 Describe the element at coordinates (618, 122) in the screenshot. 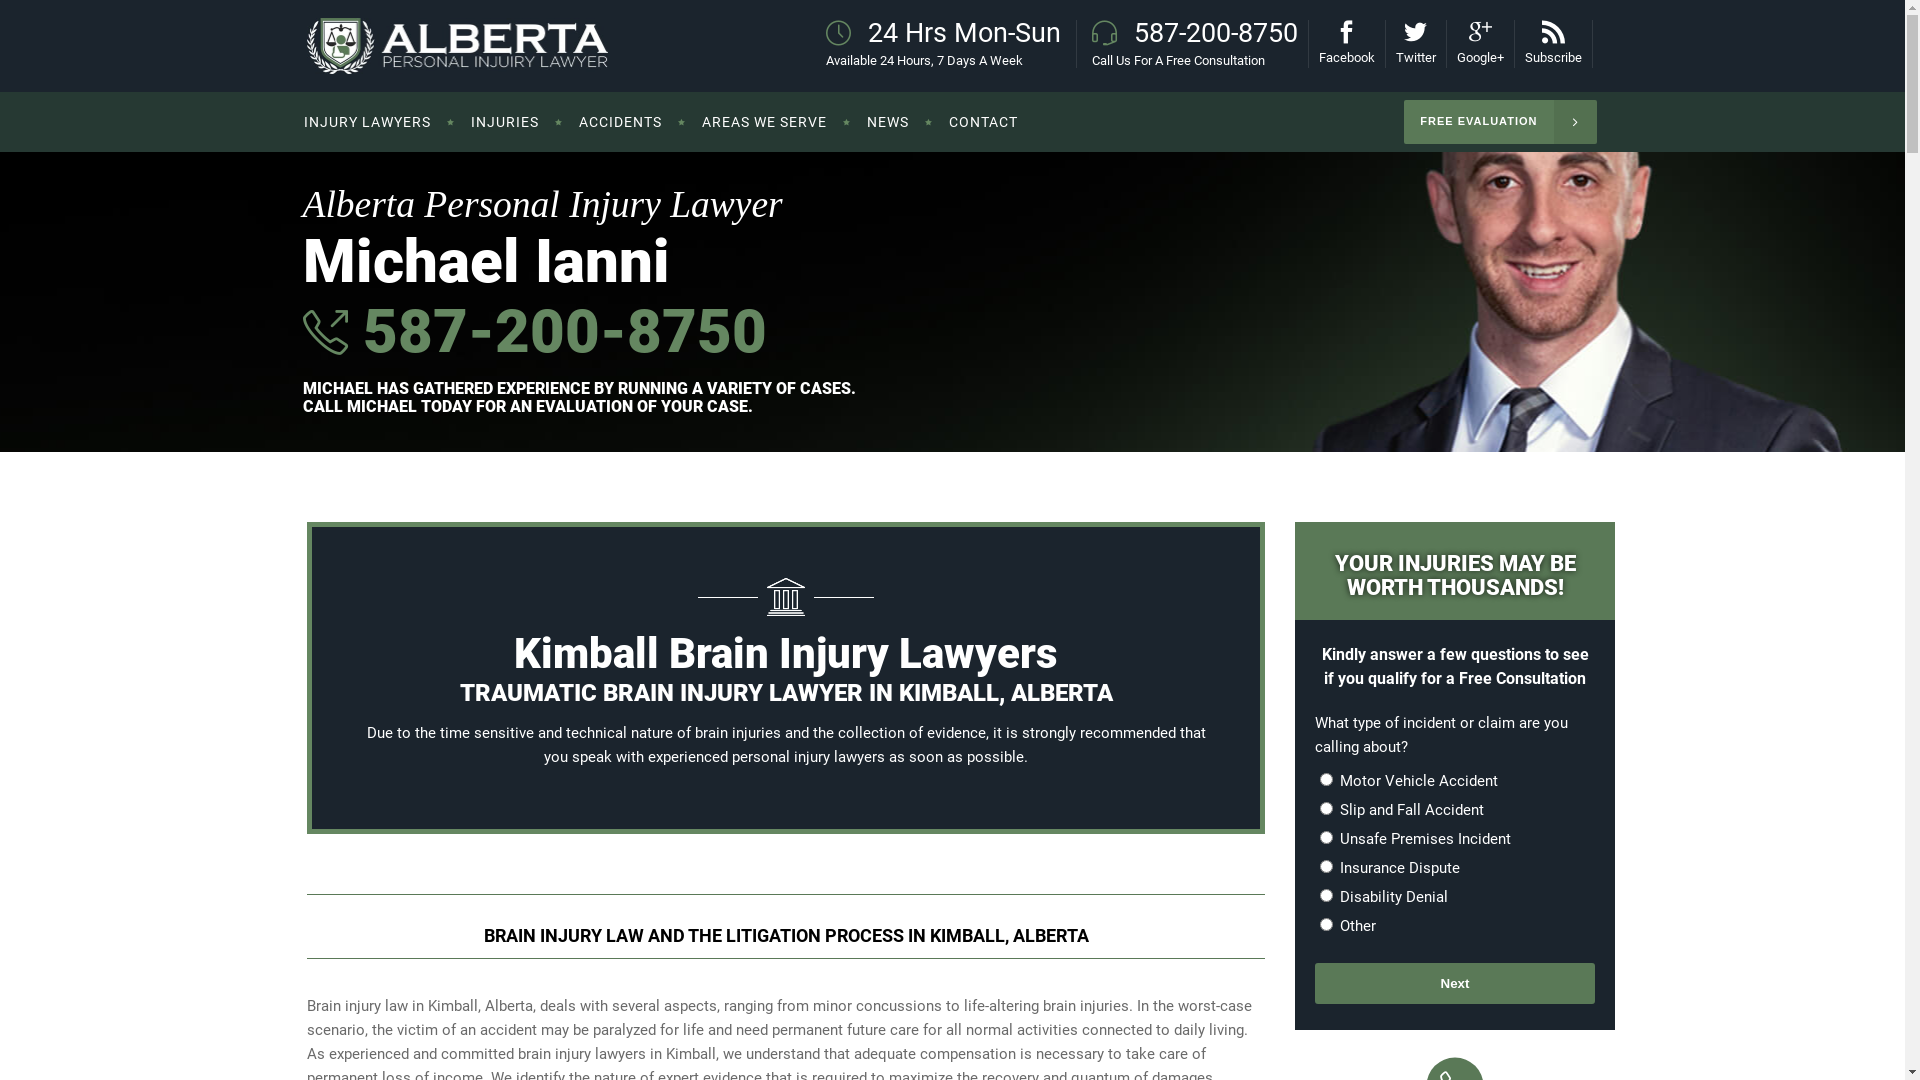

I see `'ACCIDENTS'` at that location.